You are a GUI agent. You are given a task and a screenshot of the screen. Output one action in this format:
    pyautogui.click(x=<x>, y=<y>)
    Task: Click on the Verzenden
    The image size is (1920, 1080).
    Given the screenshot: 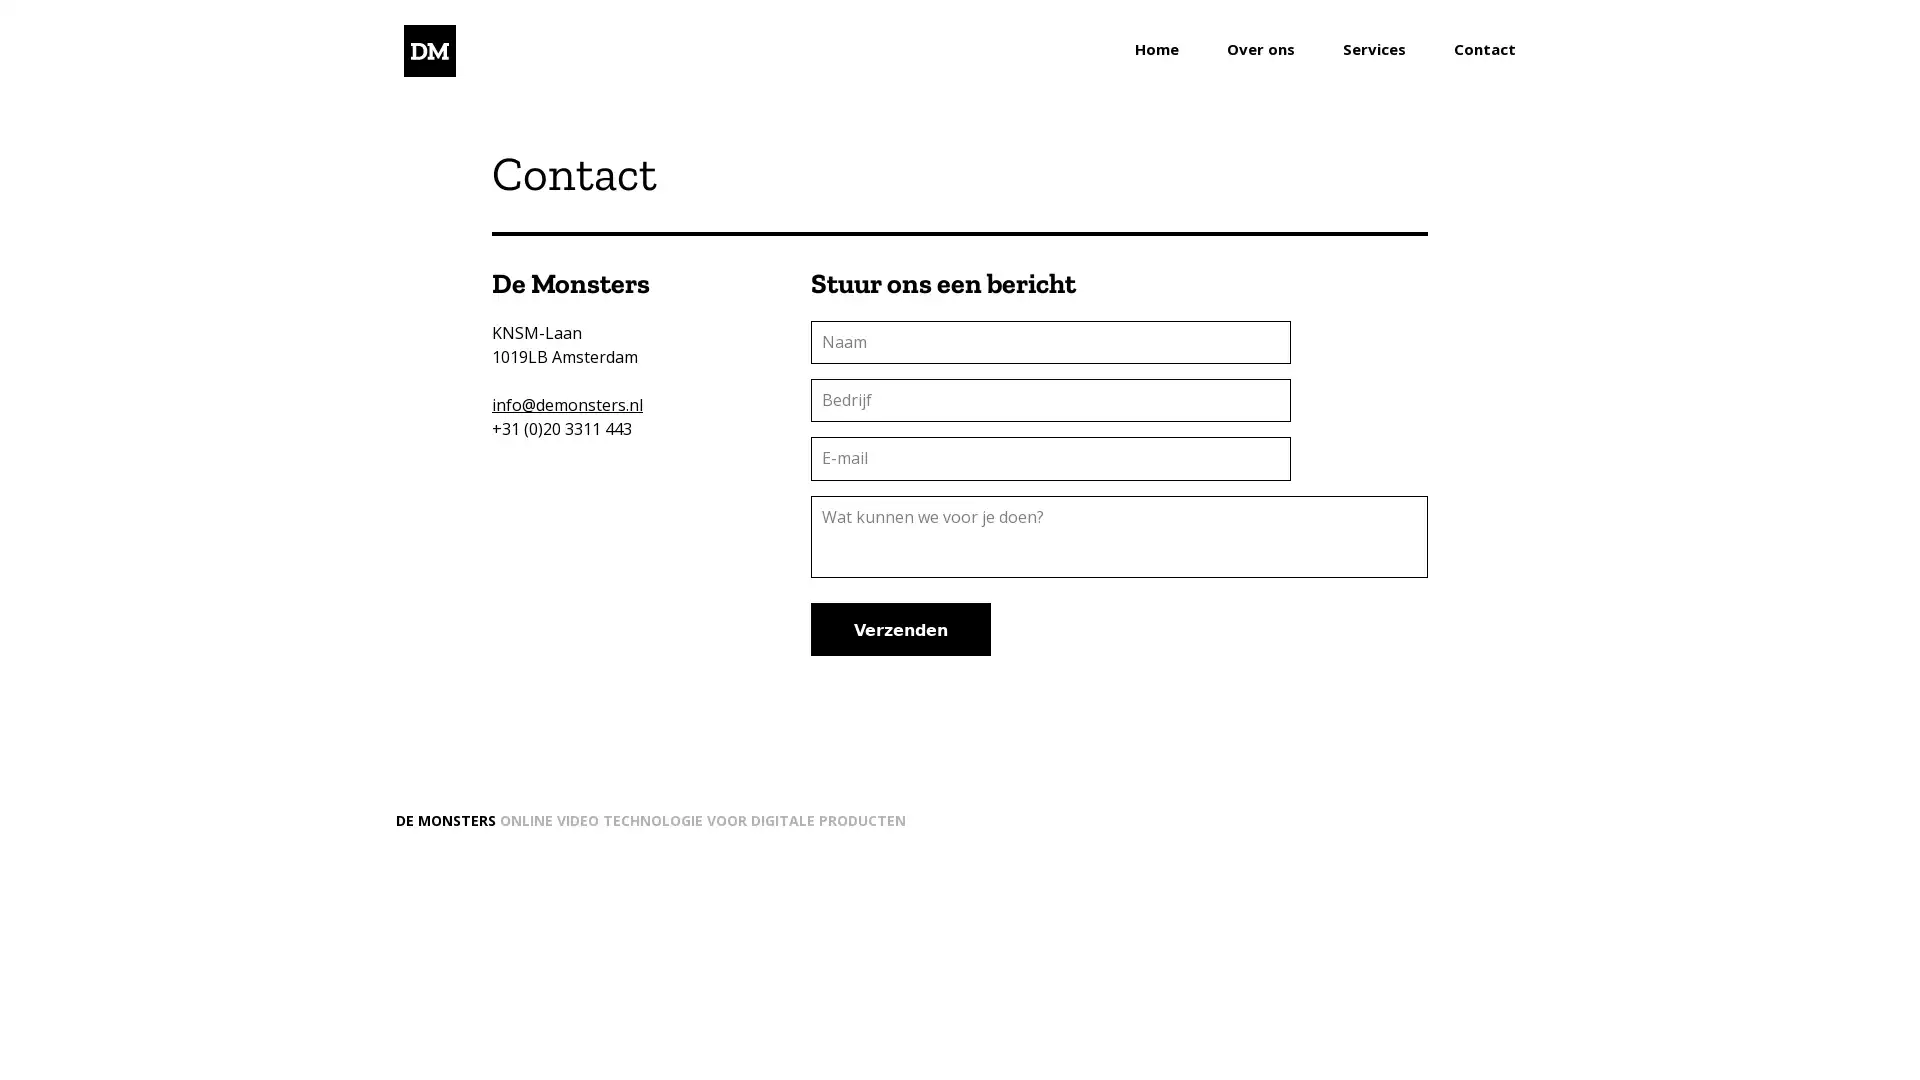 What is the action you would take?
    pyautogui.click(x=900, y=627)
    